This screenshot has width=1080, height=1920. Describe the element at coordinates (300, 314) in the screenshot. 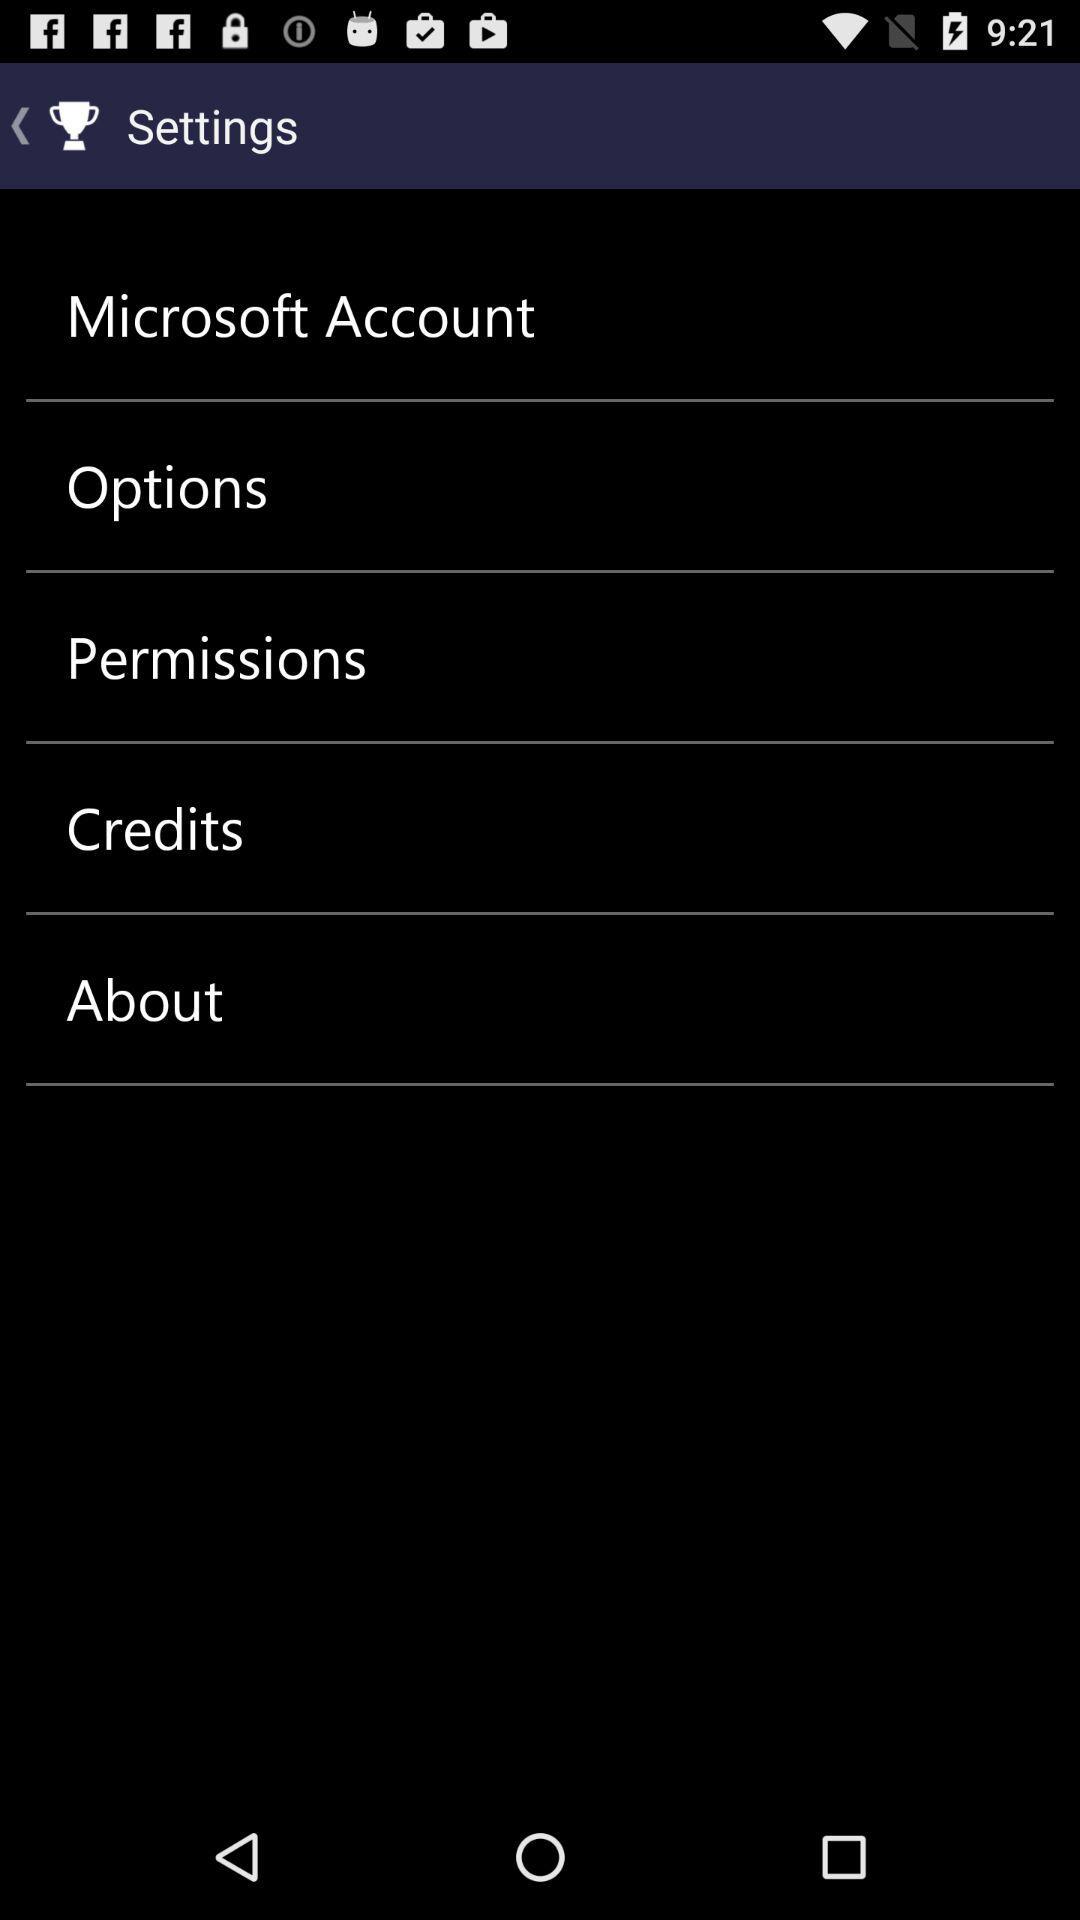

I see `microsoft account icon` at that location.